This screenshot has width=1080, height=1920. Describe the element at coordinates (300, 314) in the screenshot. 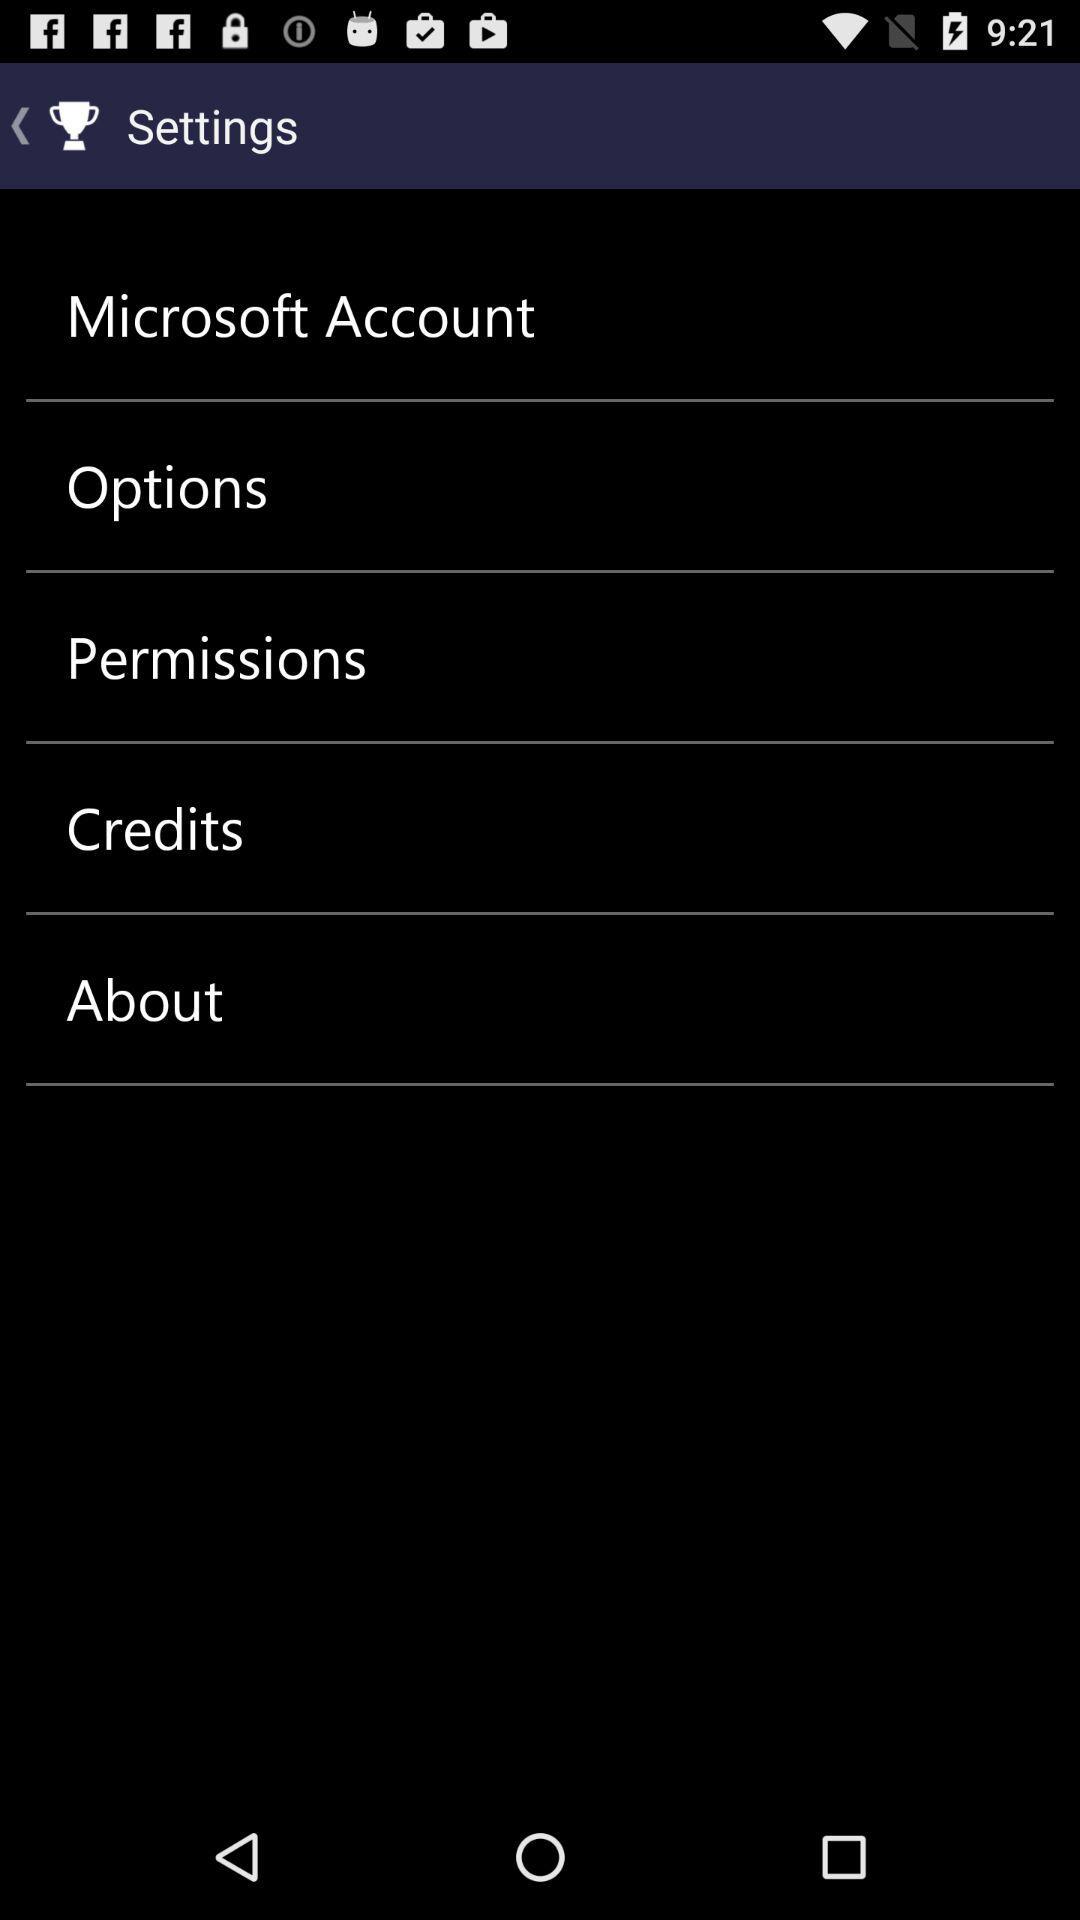

I see `microsoft account icon` at that location.